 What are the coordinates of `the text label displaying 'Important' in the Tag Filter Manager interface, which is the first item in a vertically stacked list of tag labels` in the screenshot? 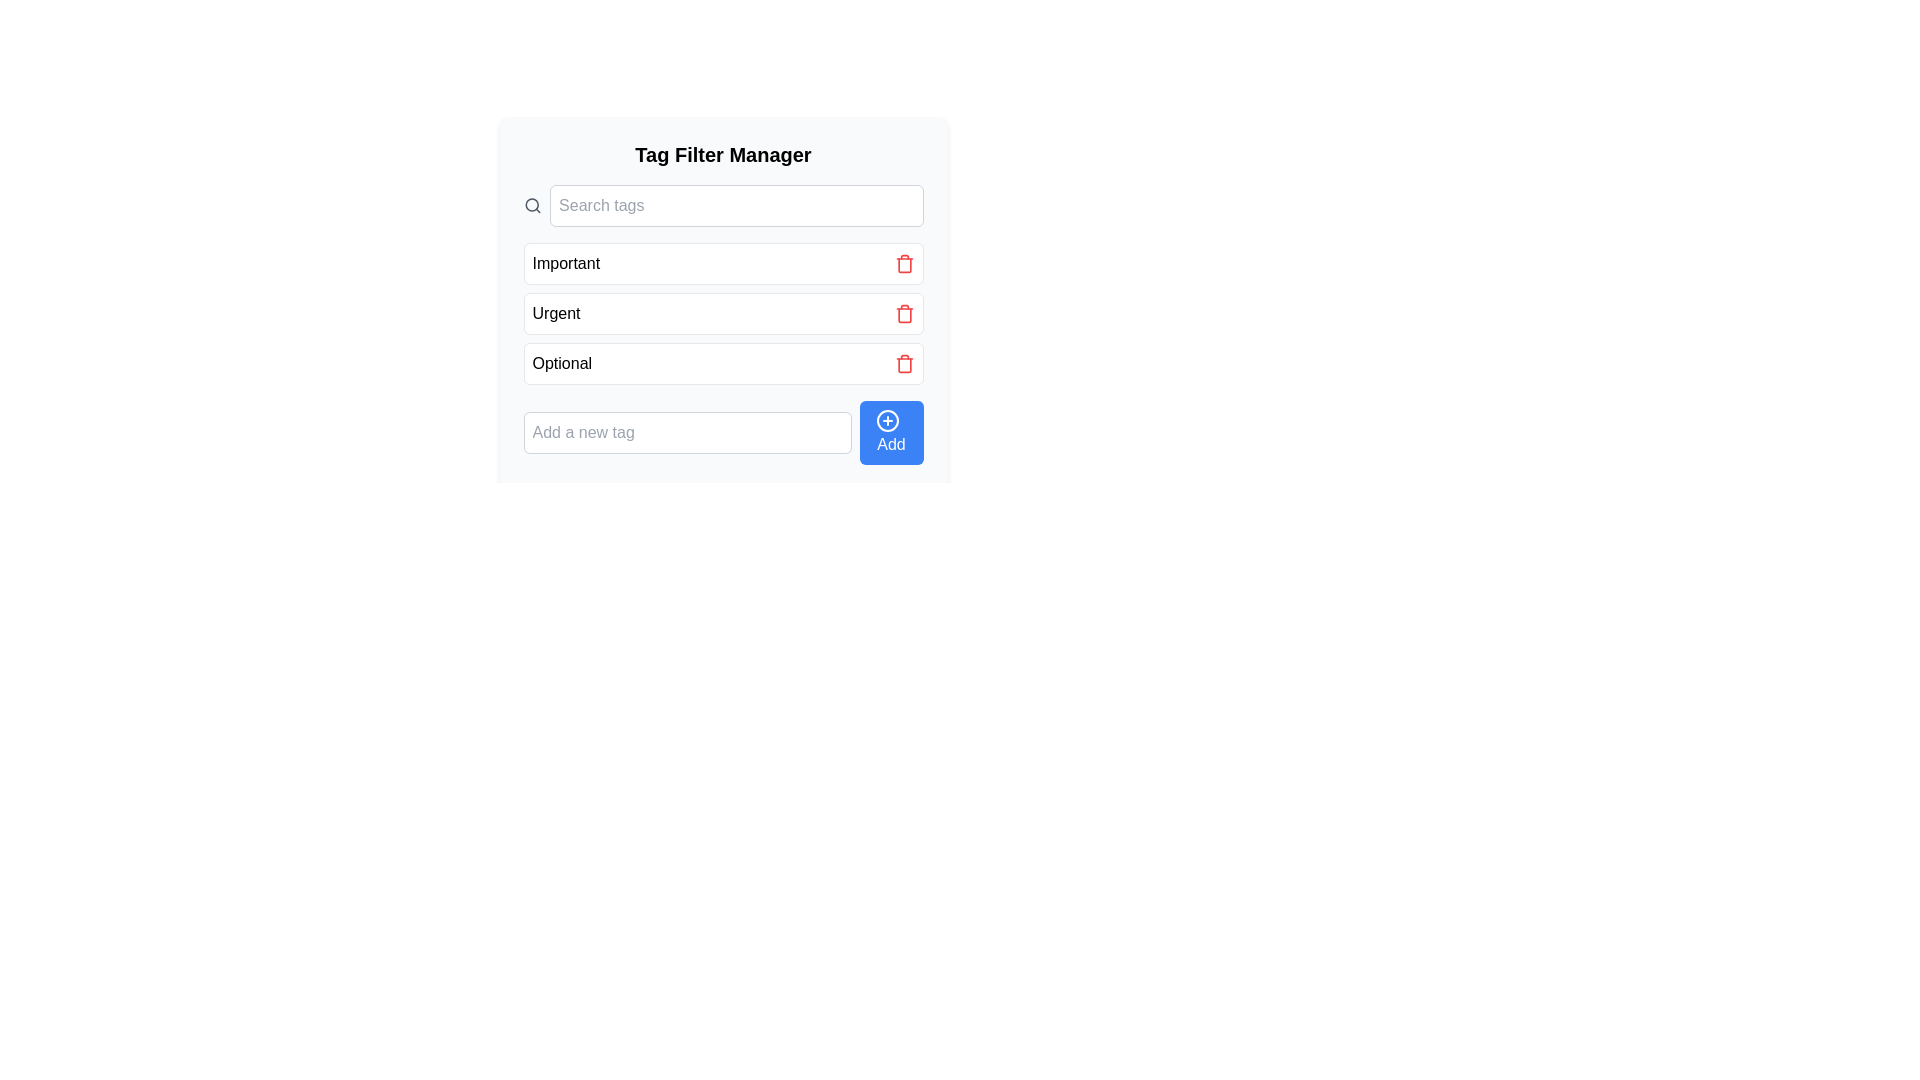 It's located at (565, 262).